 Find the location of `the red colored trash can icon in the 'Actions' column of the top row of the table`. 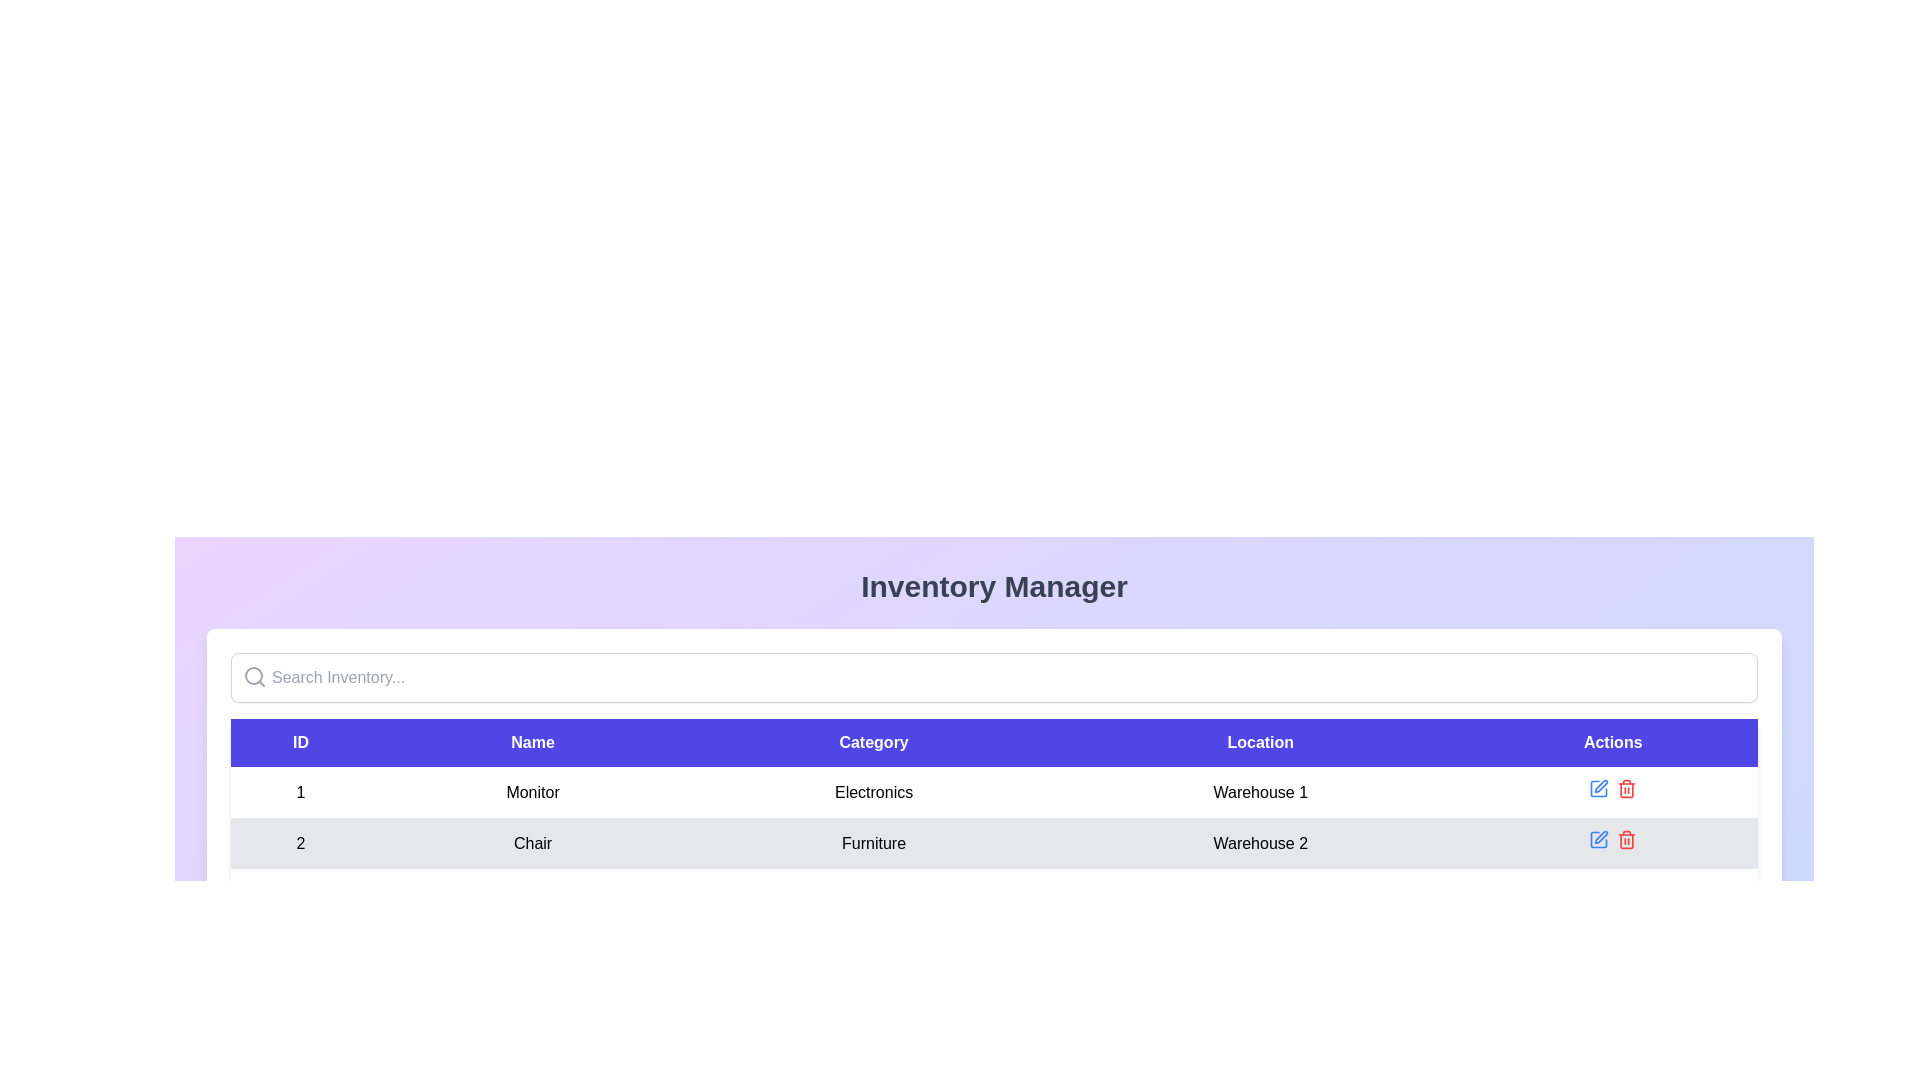

the red colored trash can icon in the 'Actions' column of the top row of the table is located at coordinates (1627, 788).